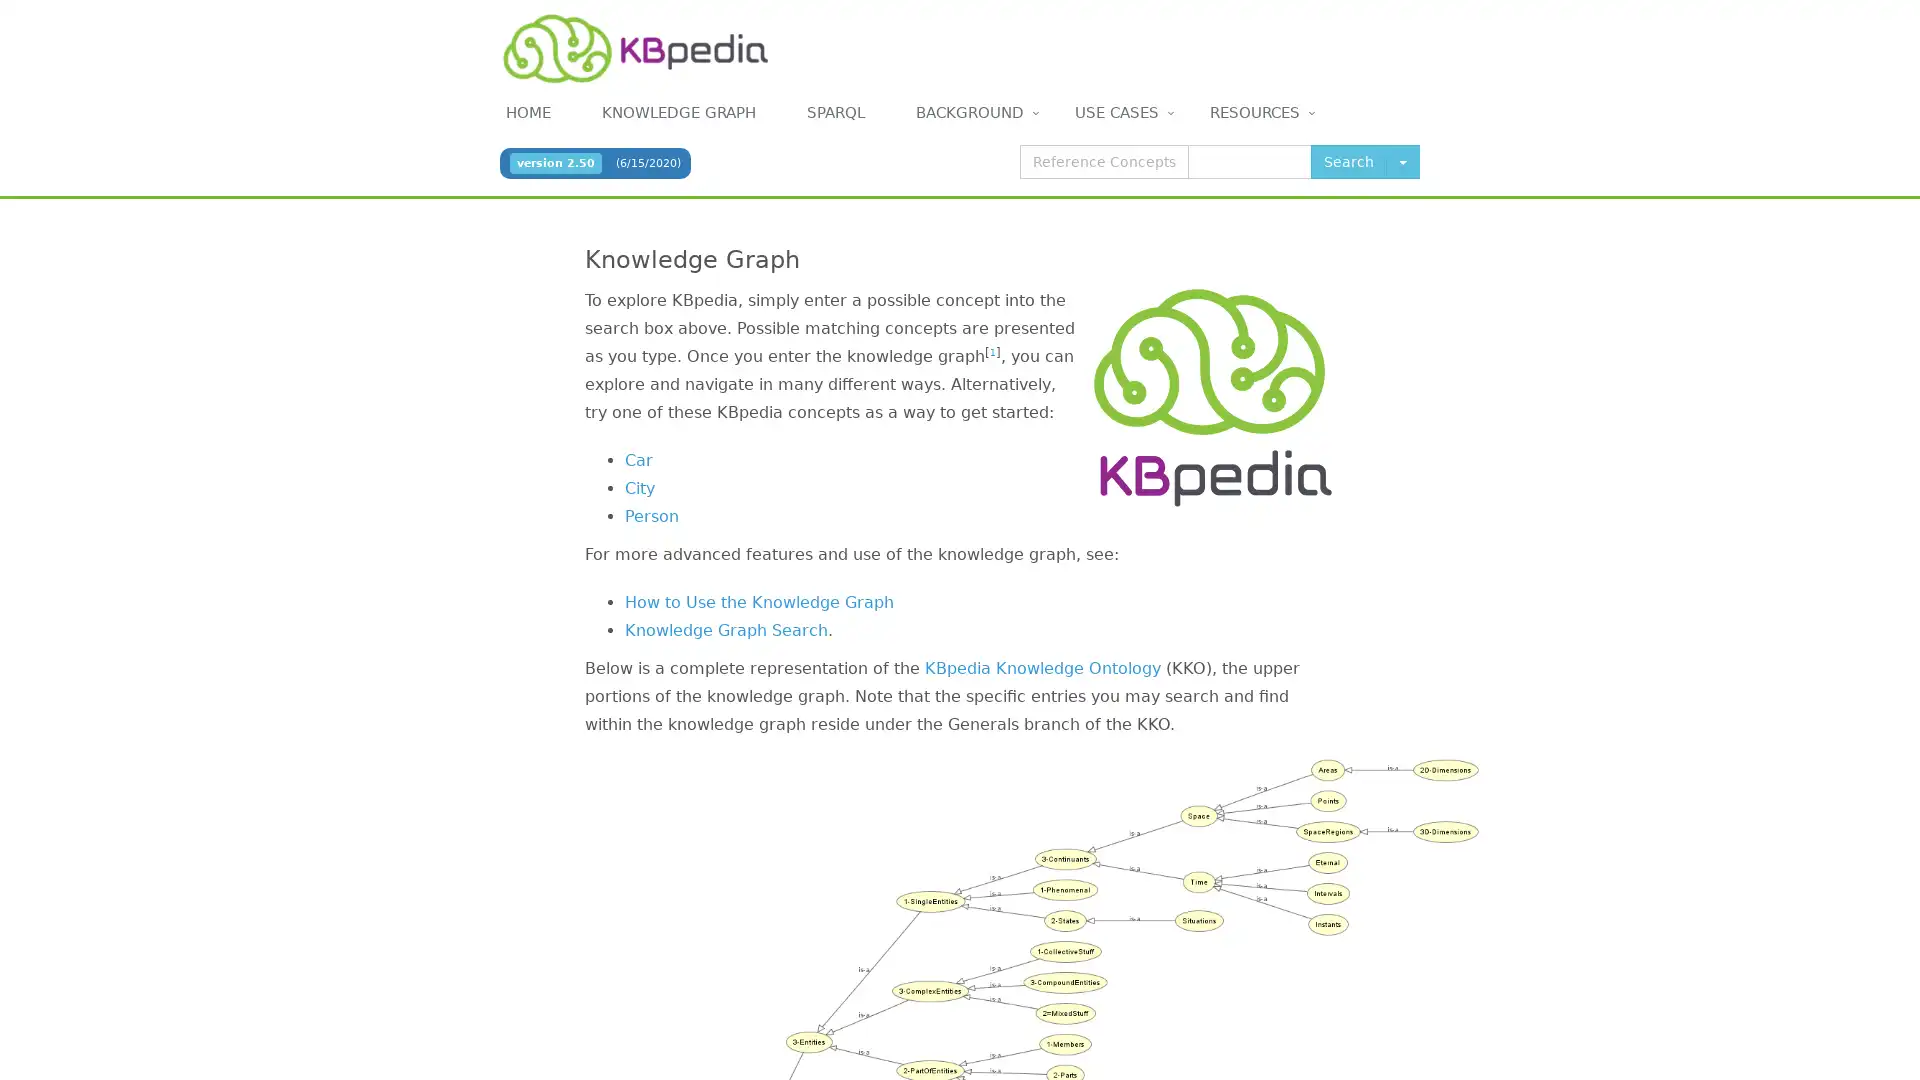 This screenshot has height=1080, width=1920. Describe the element at coordinates (1401, 161) in the screenshot. I see `Toggle Dropdown` at that location.